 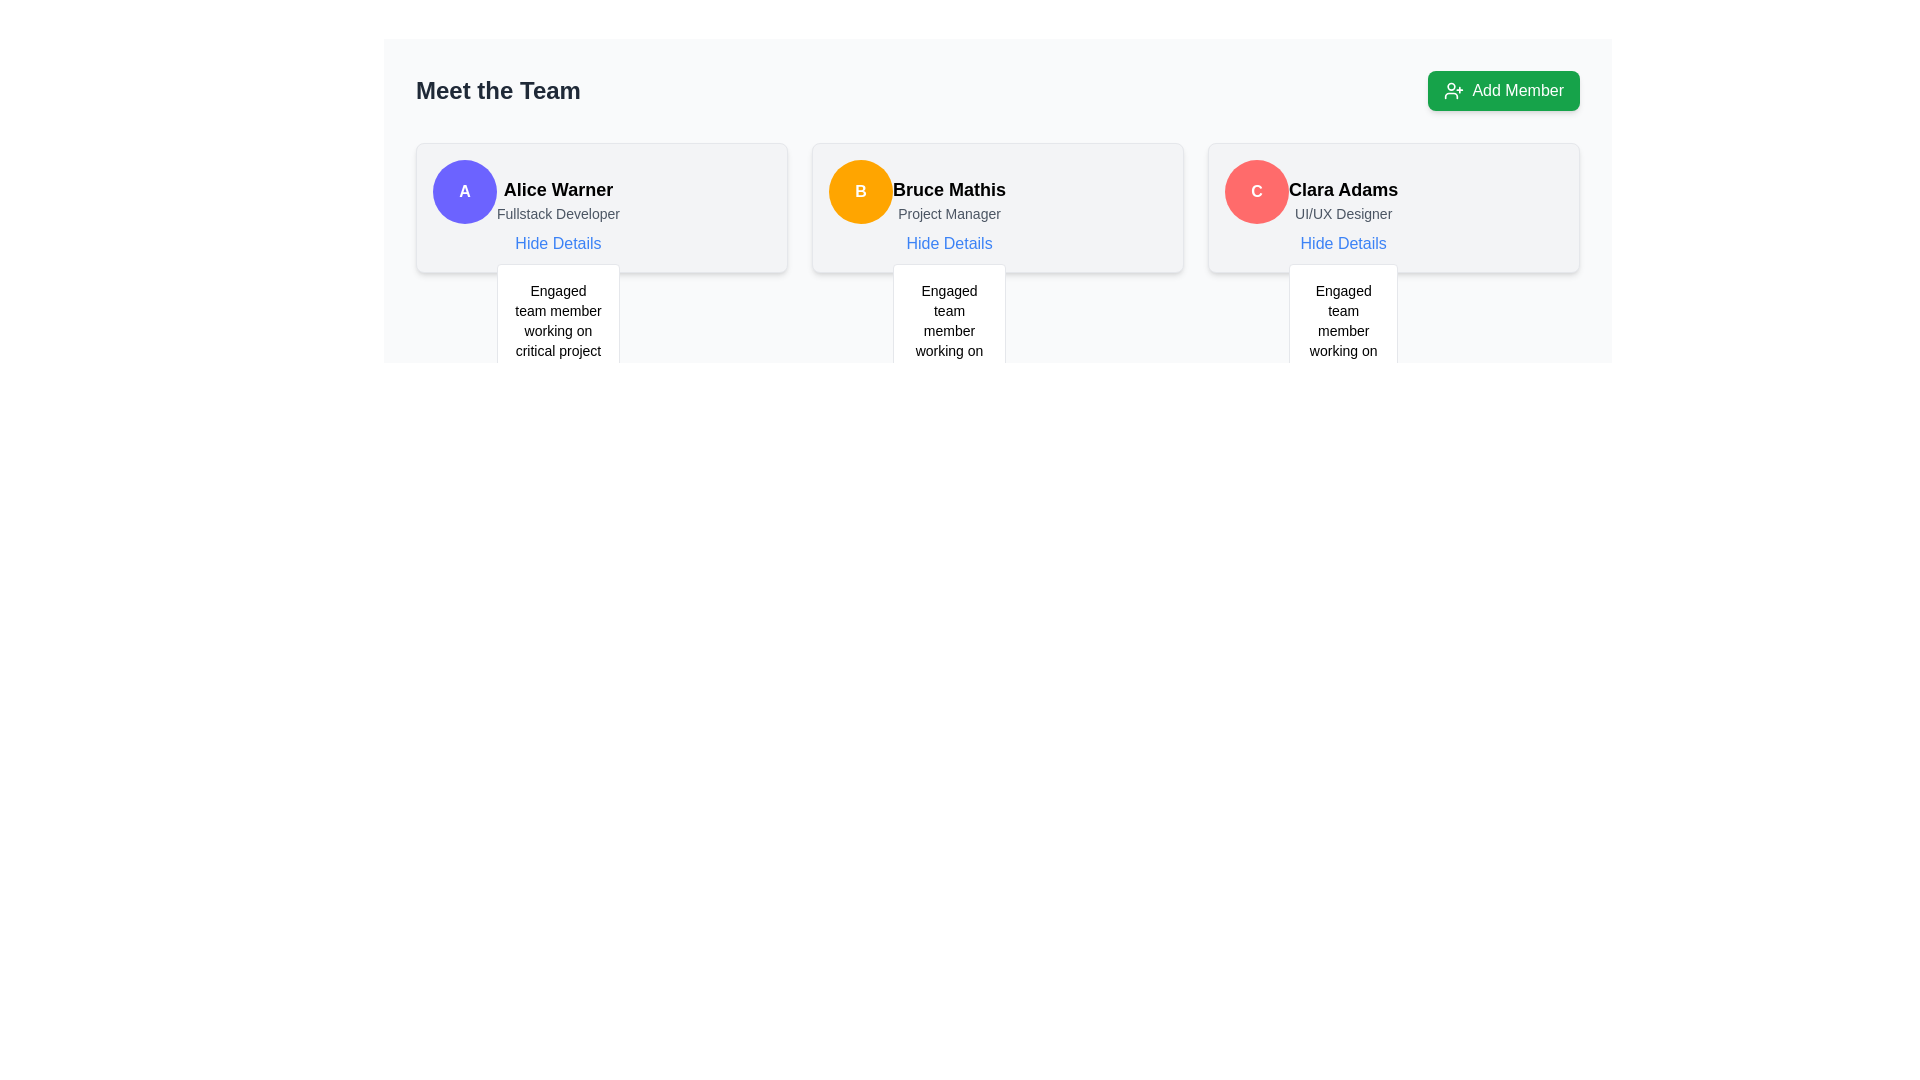 I want to click on the hyperlink or toggle button located beneath the 'Project Manager' title in the 'Bruce Mathis' member card, so click(x=948, y=242).